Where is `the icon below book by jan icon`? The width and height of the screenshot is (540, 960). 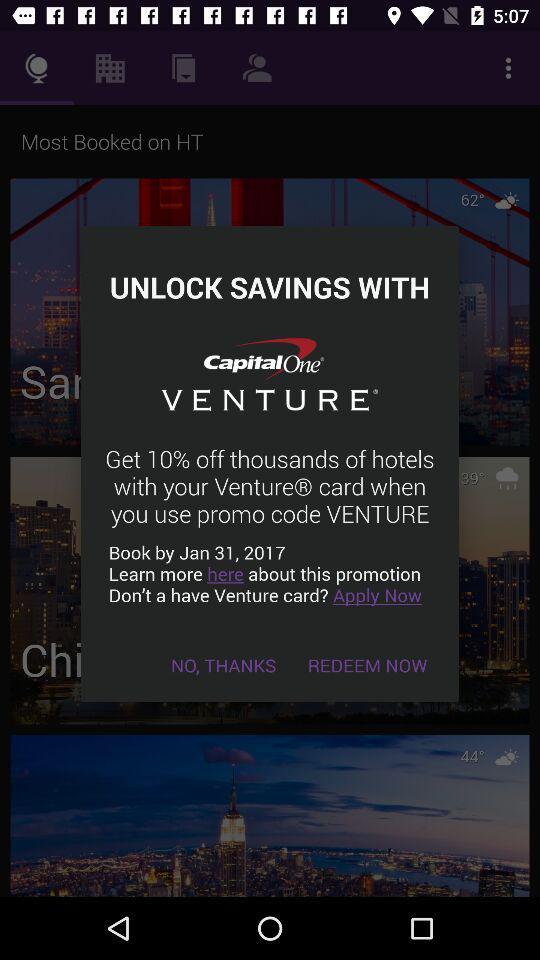 the icon below book by jan icon is located at coordinates (366, 665).